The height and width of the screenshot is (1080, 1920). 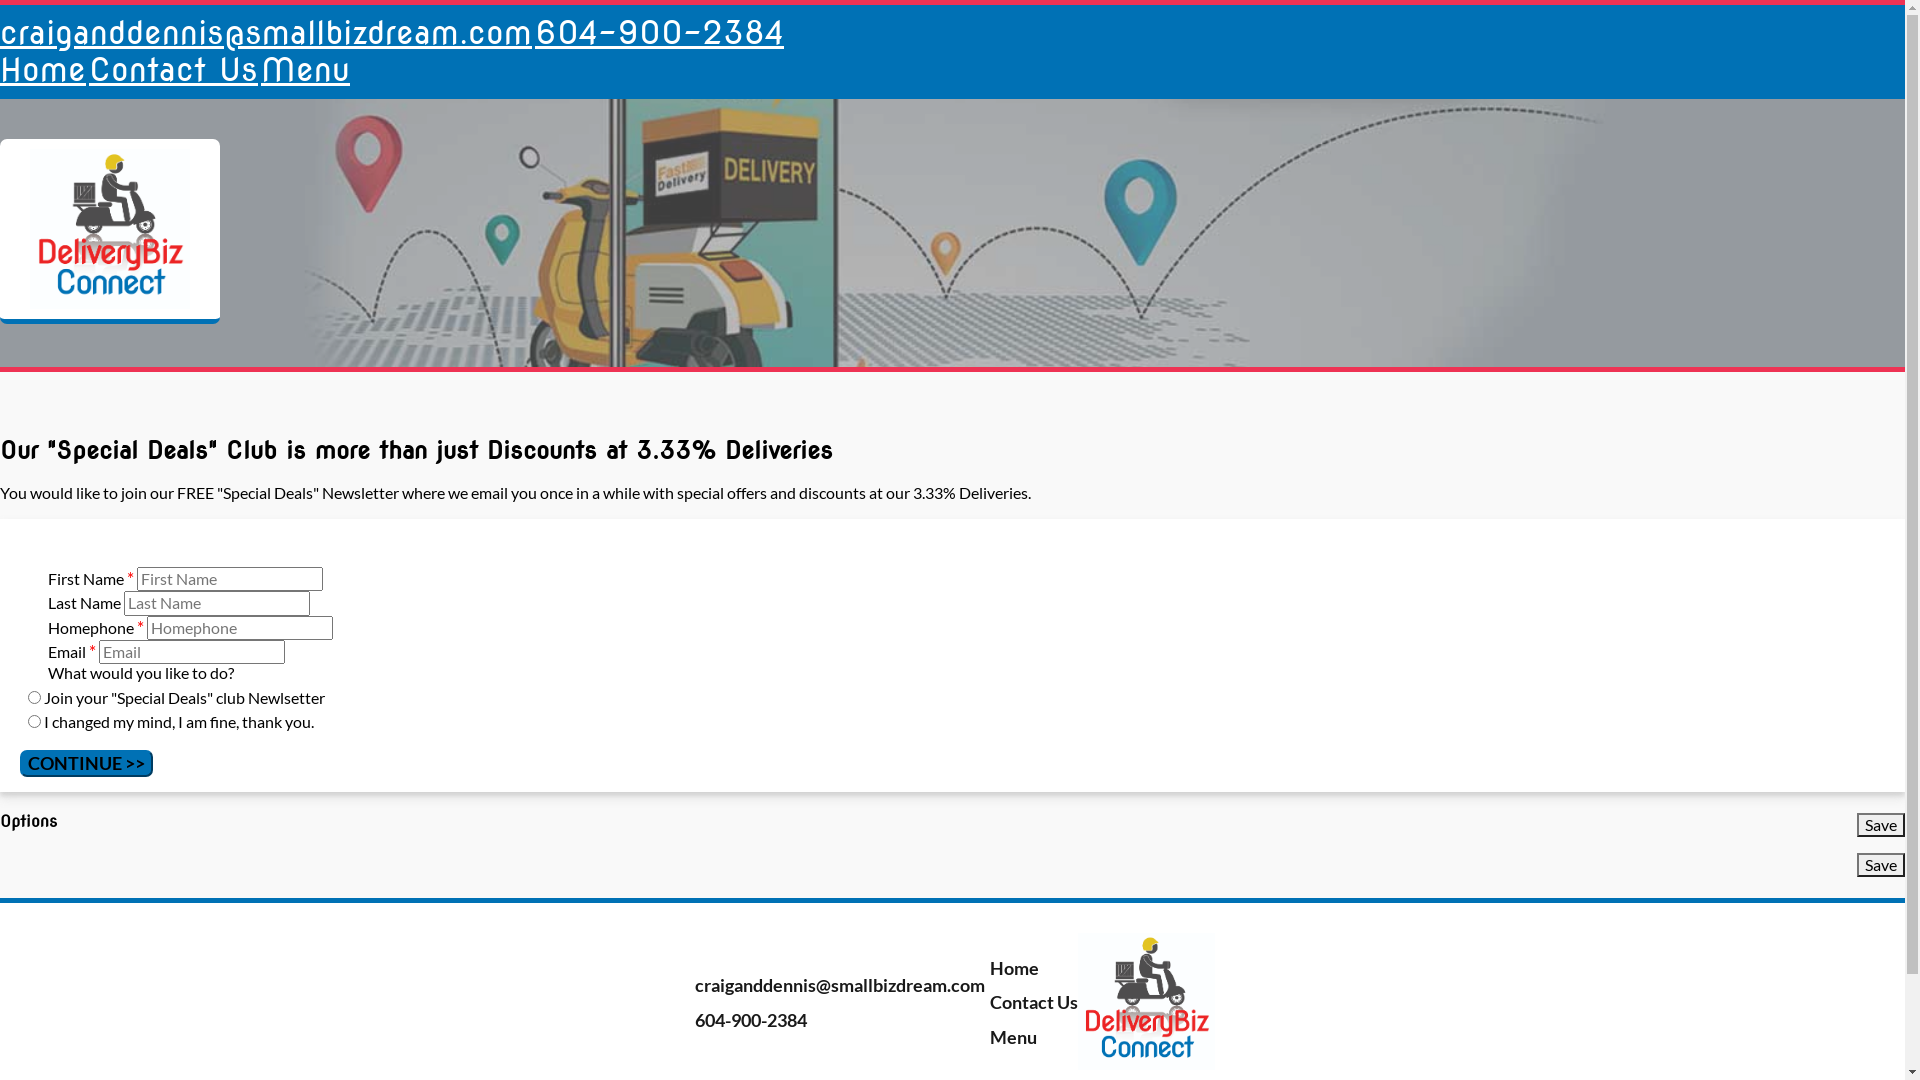 I want to click on 'Save', so click(x=1880, y=825).